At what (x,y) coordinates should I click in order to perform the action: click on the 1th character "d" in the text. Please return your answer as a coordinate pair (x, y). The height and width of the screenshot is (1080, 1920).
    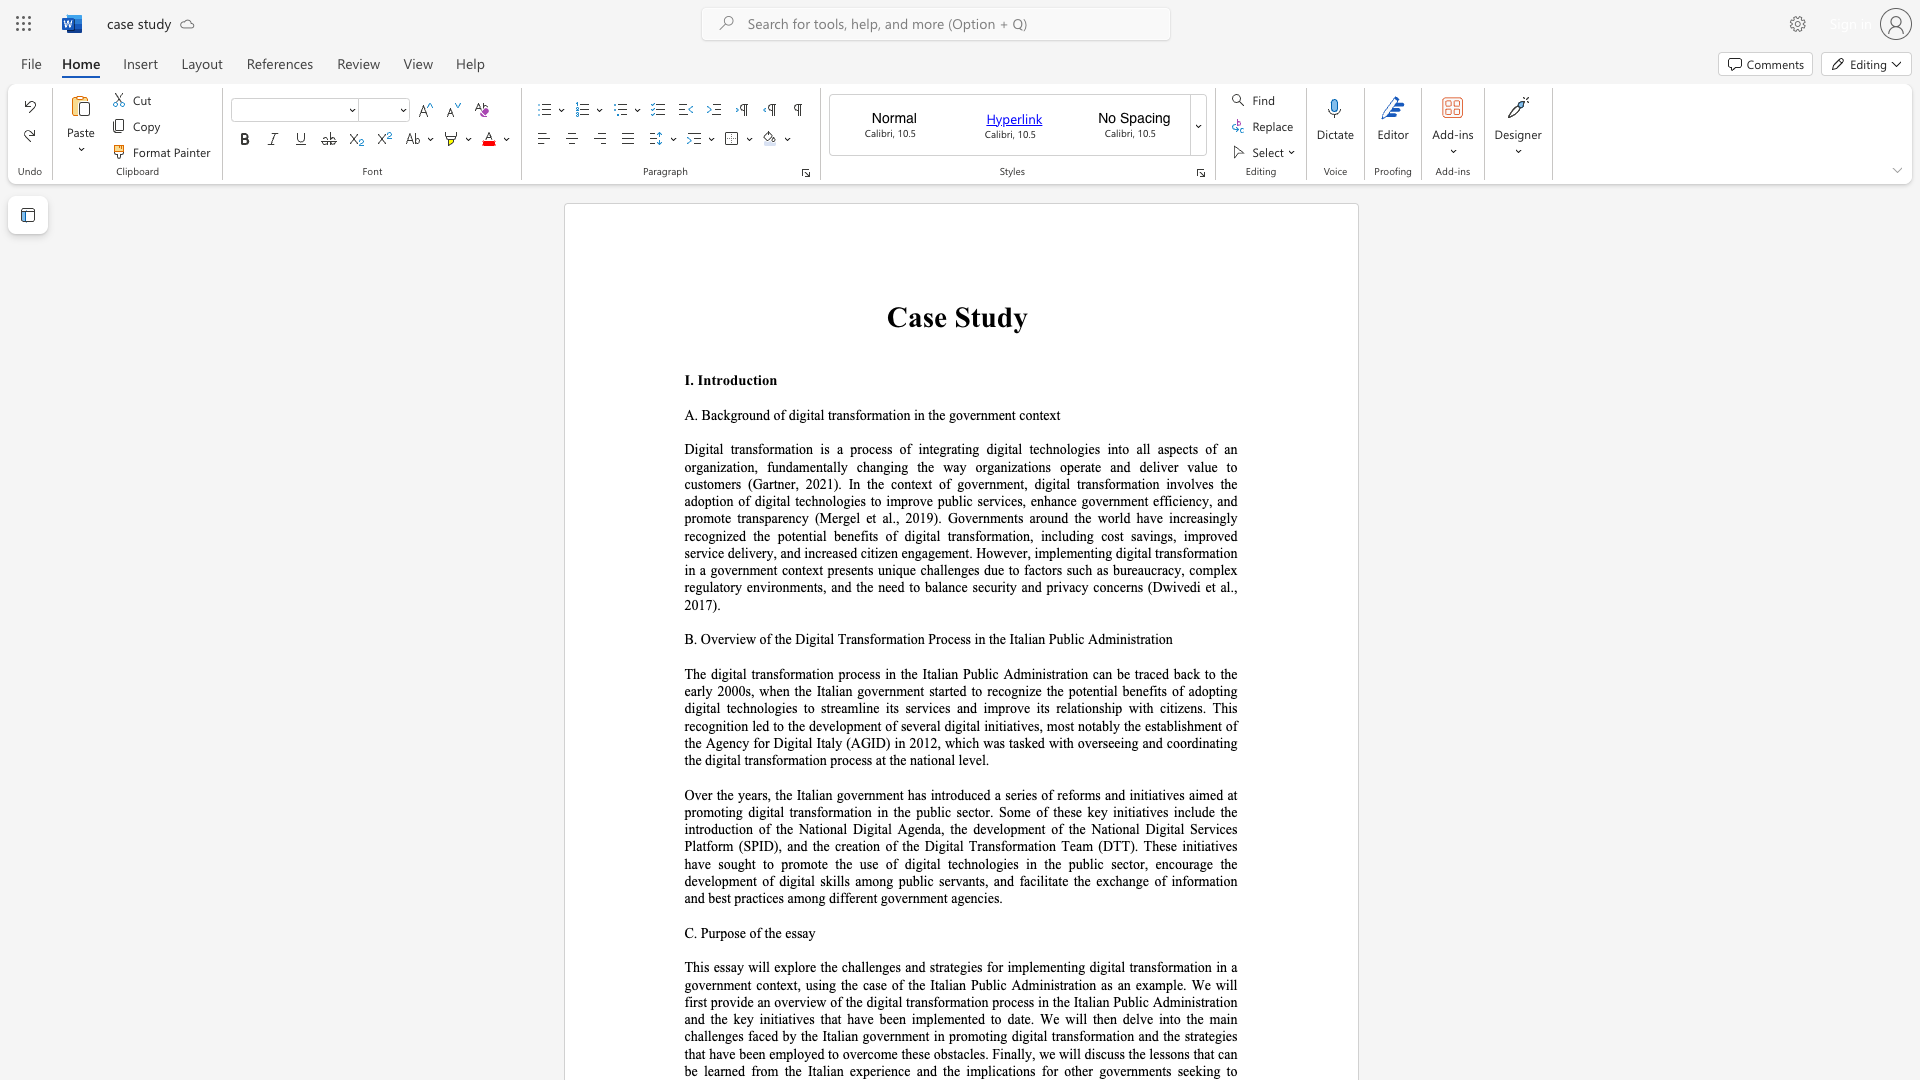
    Looking at the image, I should click on (733, 380).